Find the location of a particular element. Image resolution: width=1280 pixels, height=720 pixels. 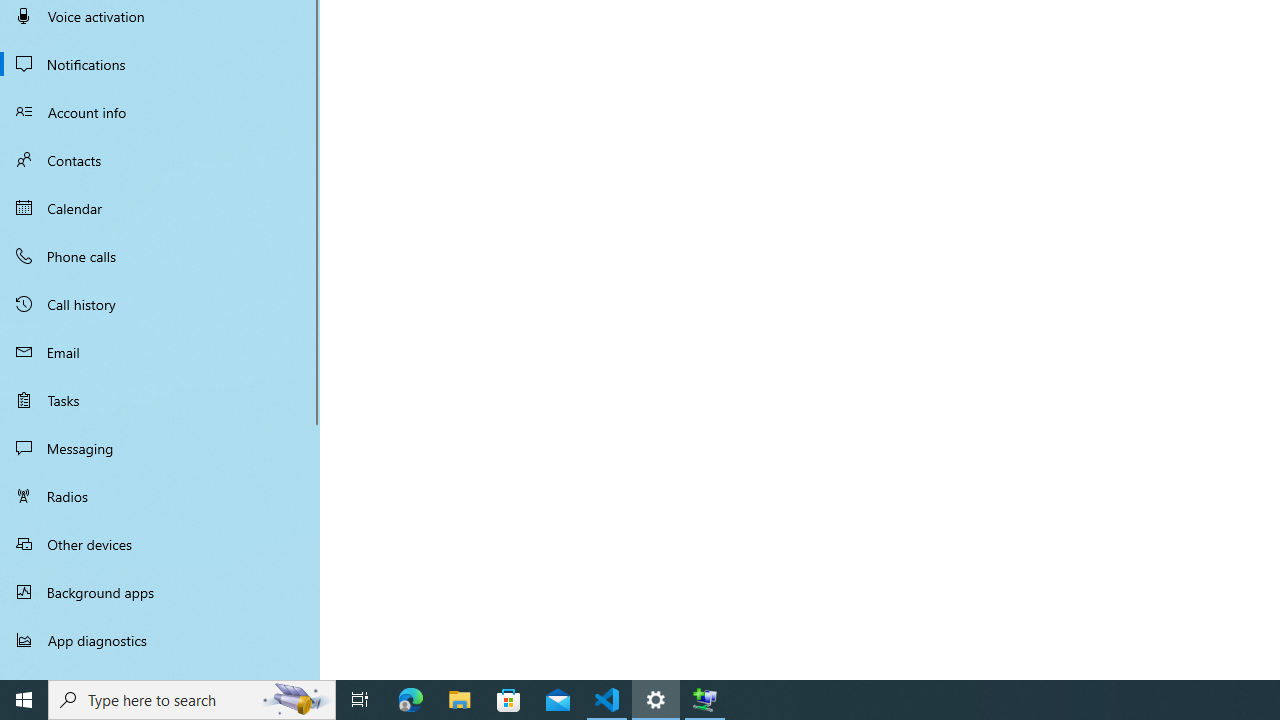

'Messaging' is located at coordinates (160, 447).